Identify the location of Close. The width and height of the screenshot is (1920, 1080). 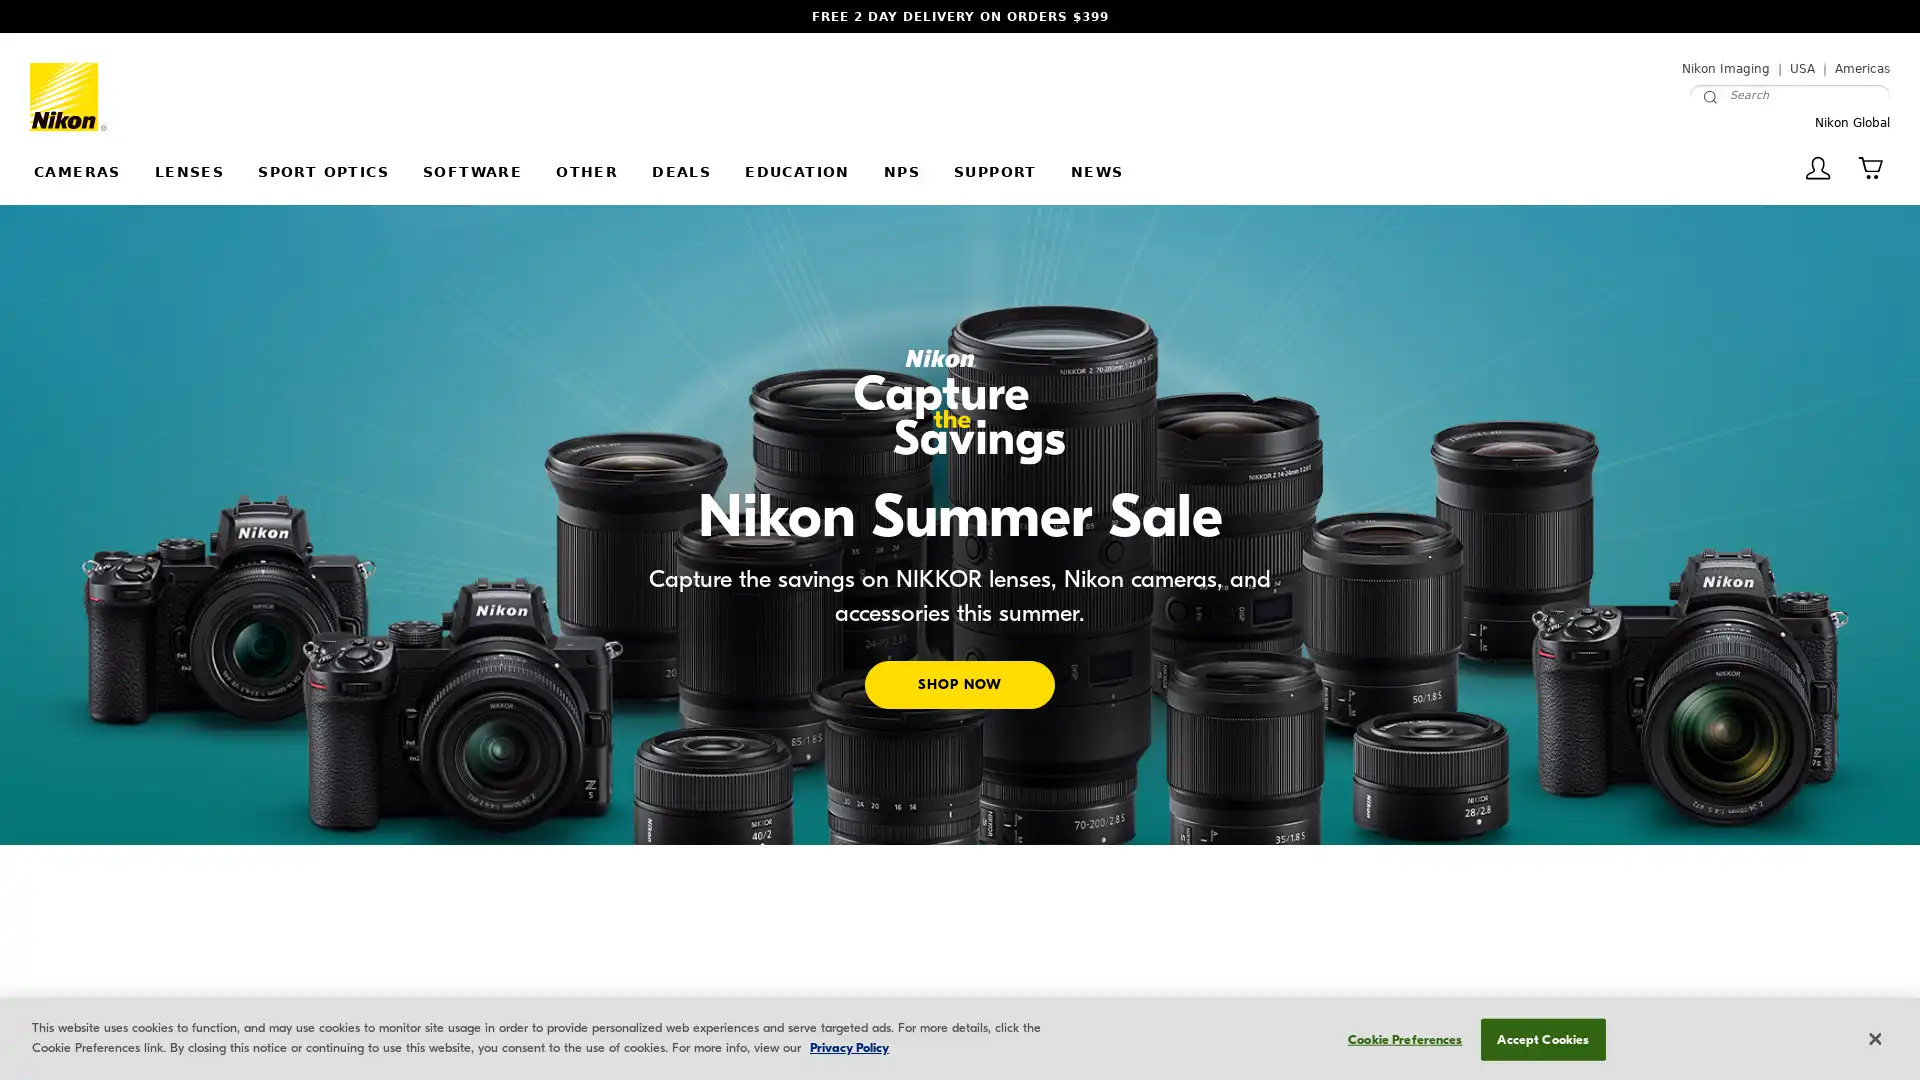
(1873, 1037).